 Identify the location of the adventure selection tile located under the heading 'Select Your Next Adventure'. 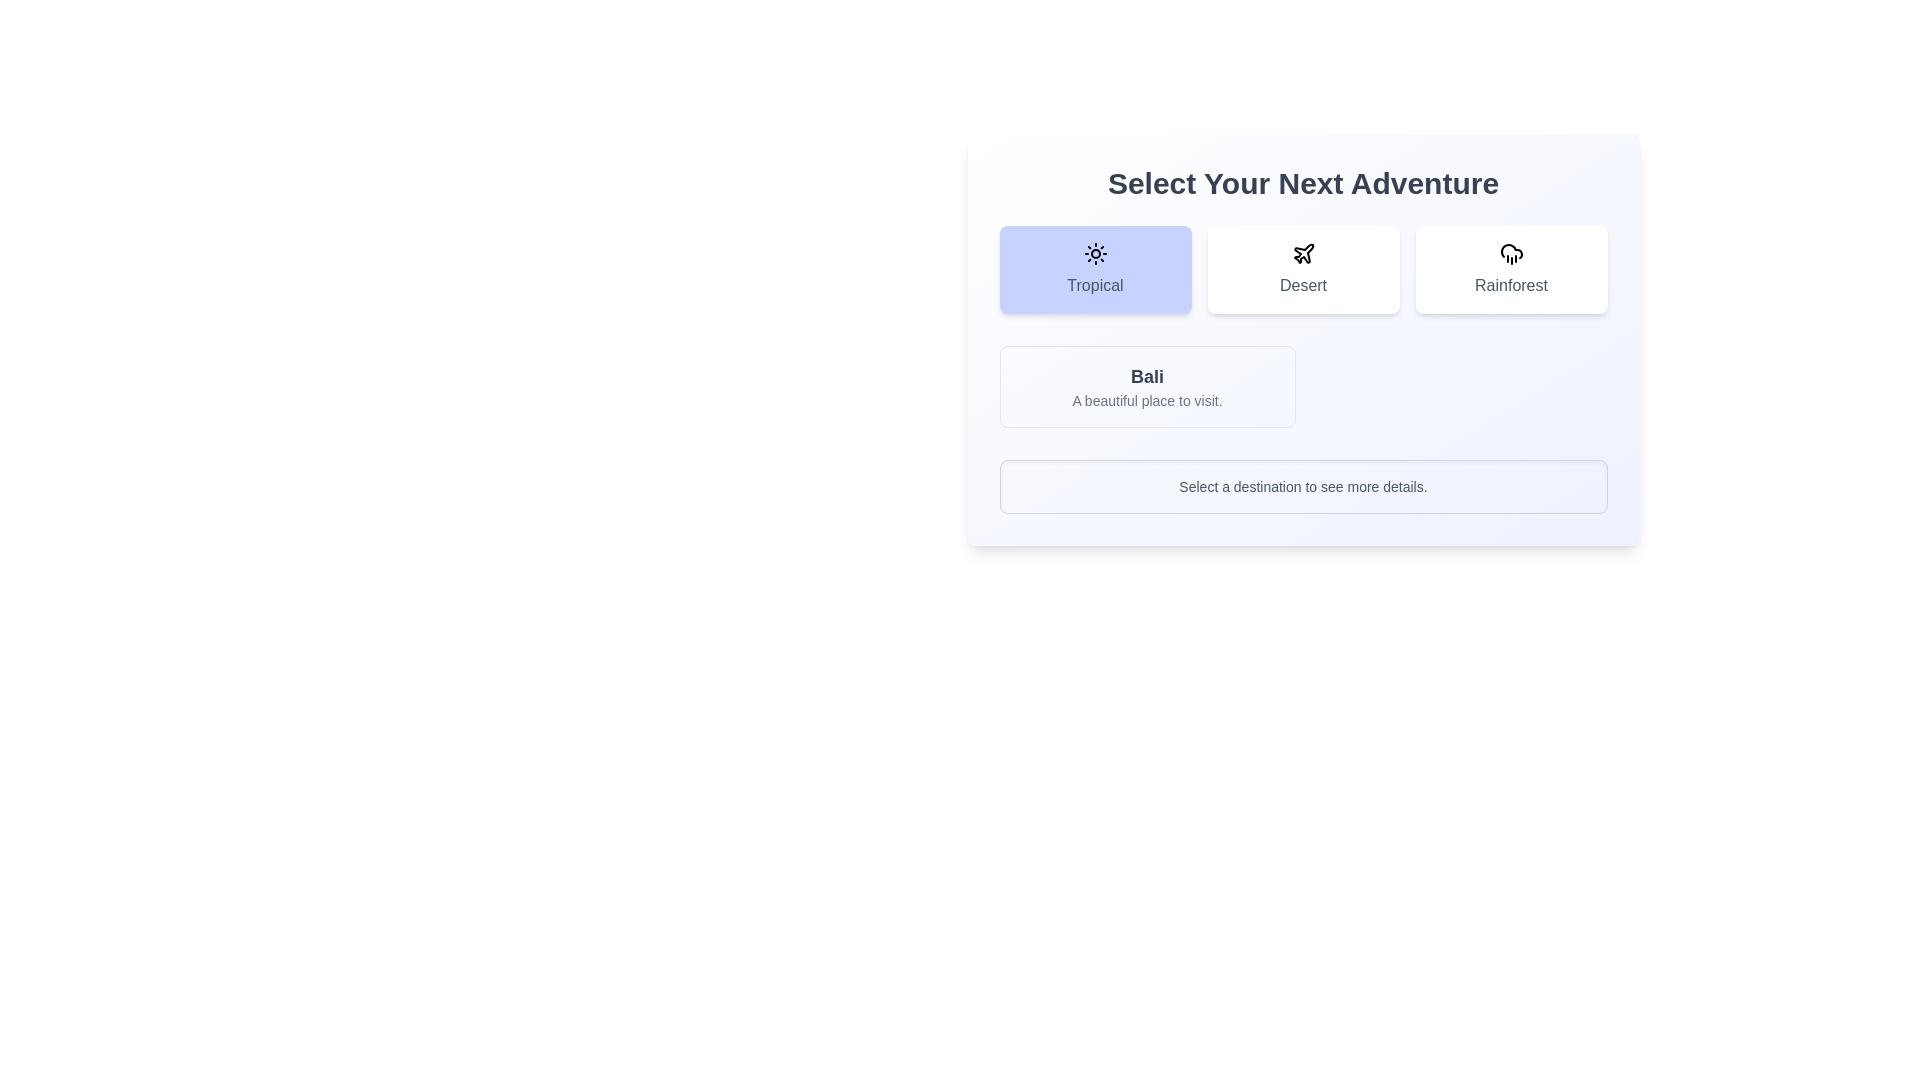
(1303, 270).